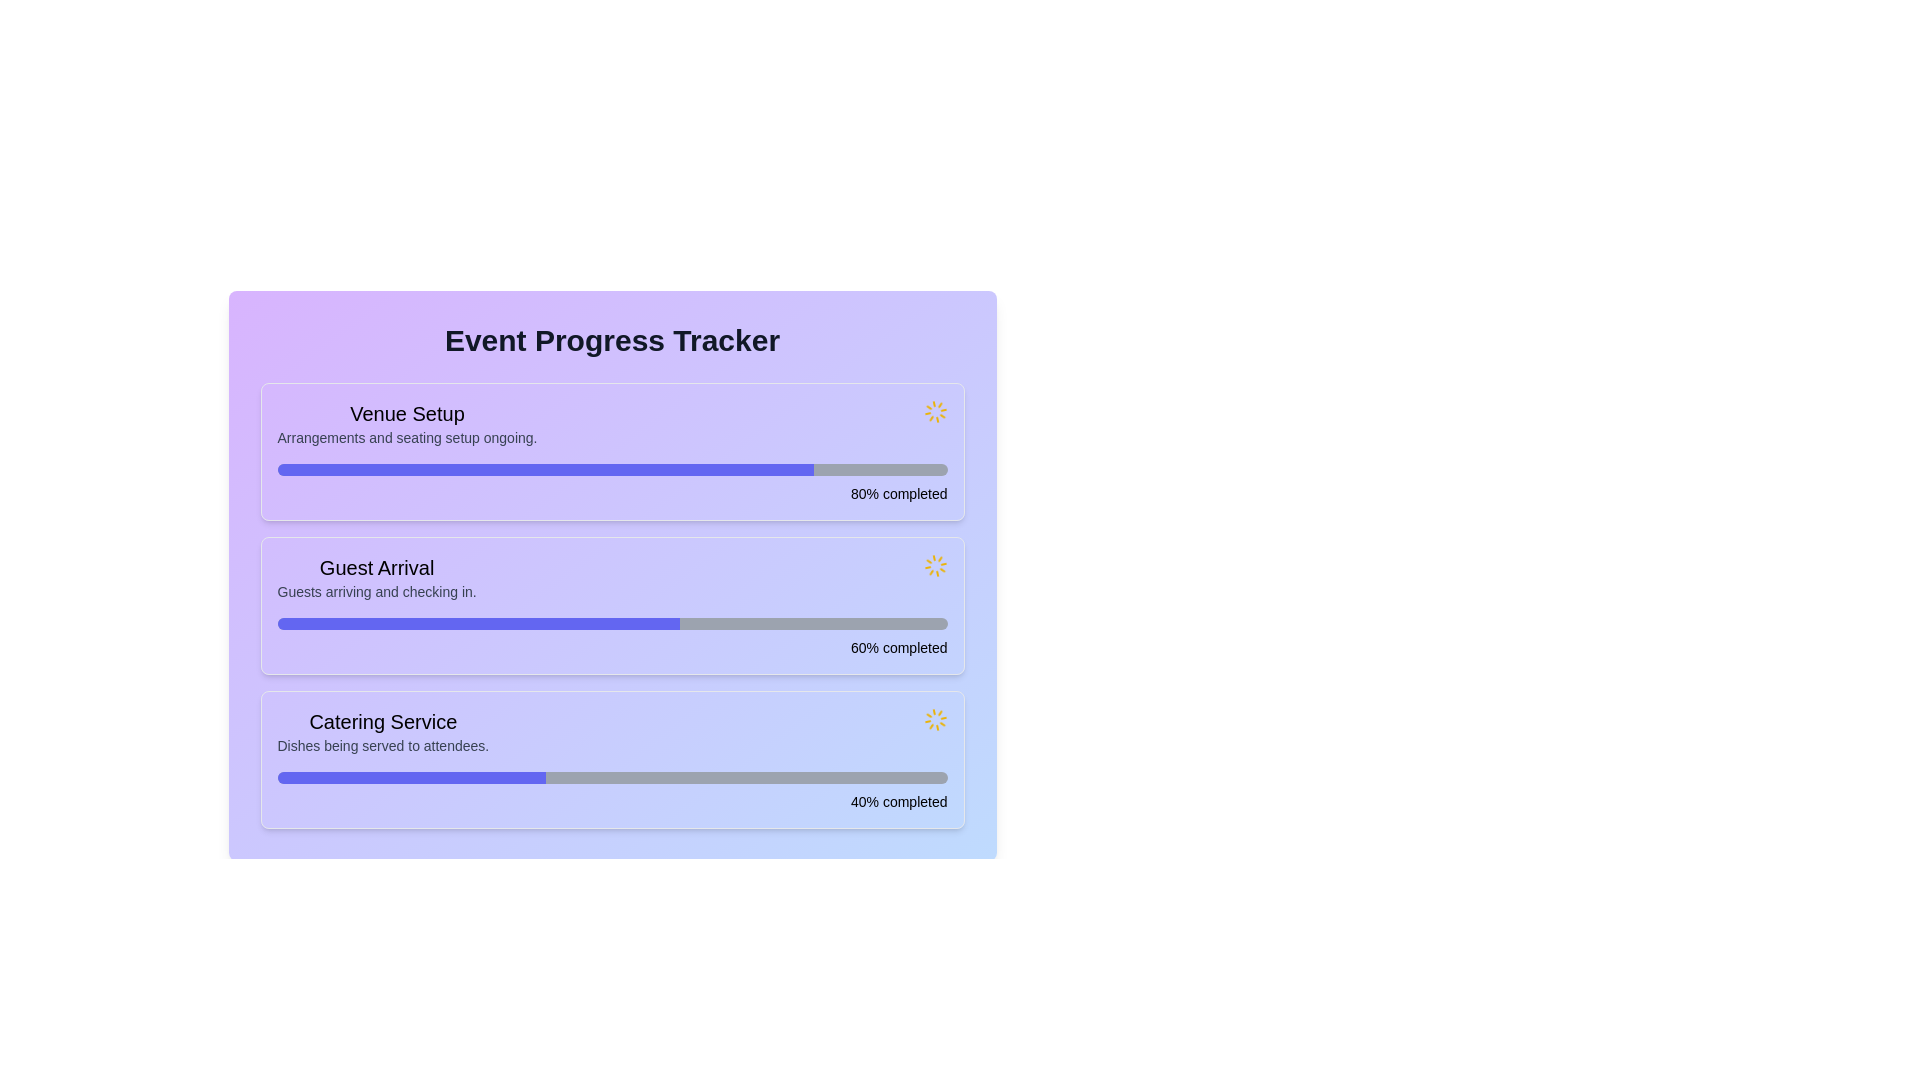 The width and height of the screenshot is (1920, 1080). What do you see at coordinates (377, 578) in the screenshot?
I see `text displayed in the second progress item of the 'Event Progress Tracker', which shows information about the 'Guest Arrival' task` at bounding box center [377, 578].